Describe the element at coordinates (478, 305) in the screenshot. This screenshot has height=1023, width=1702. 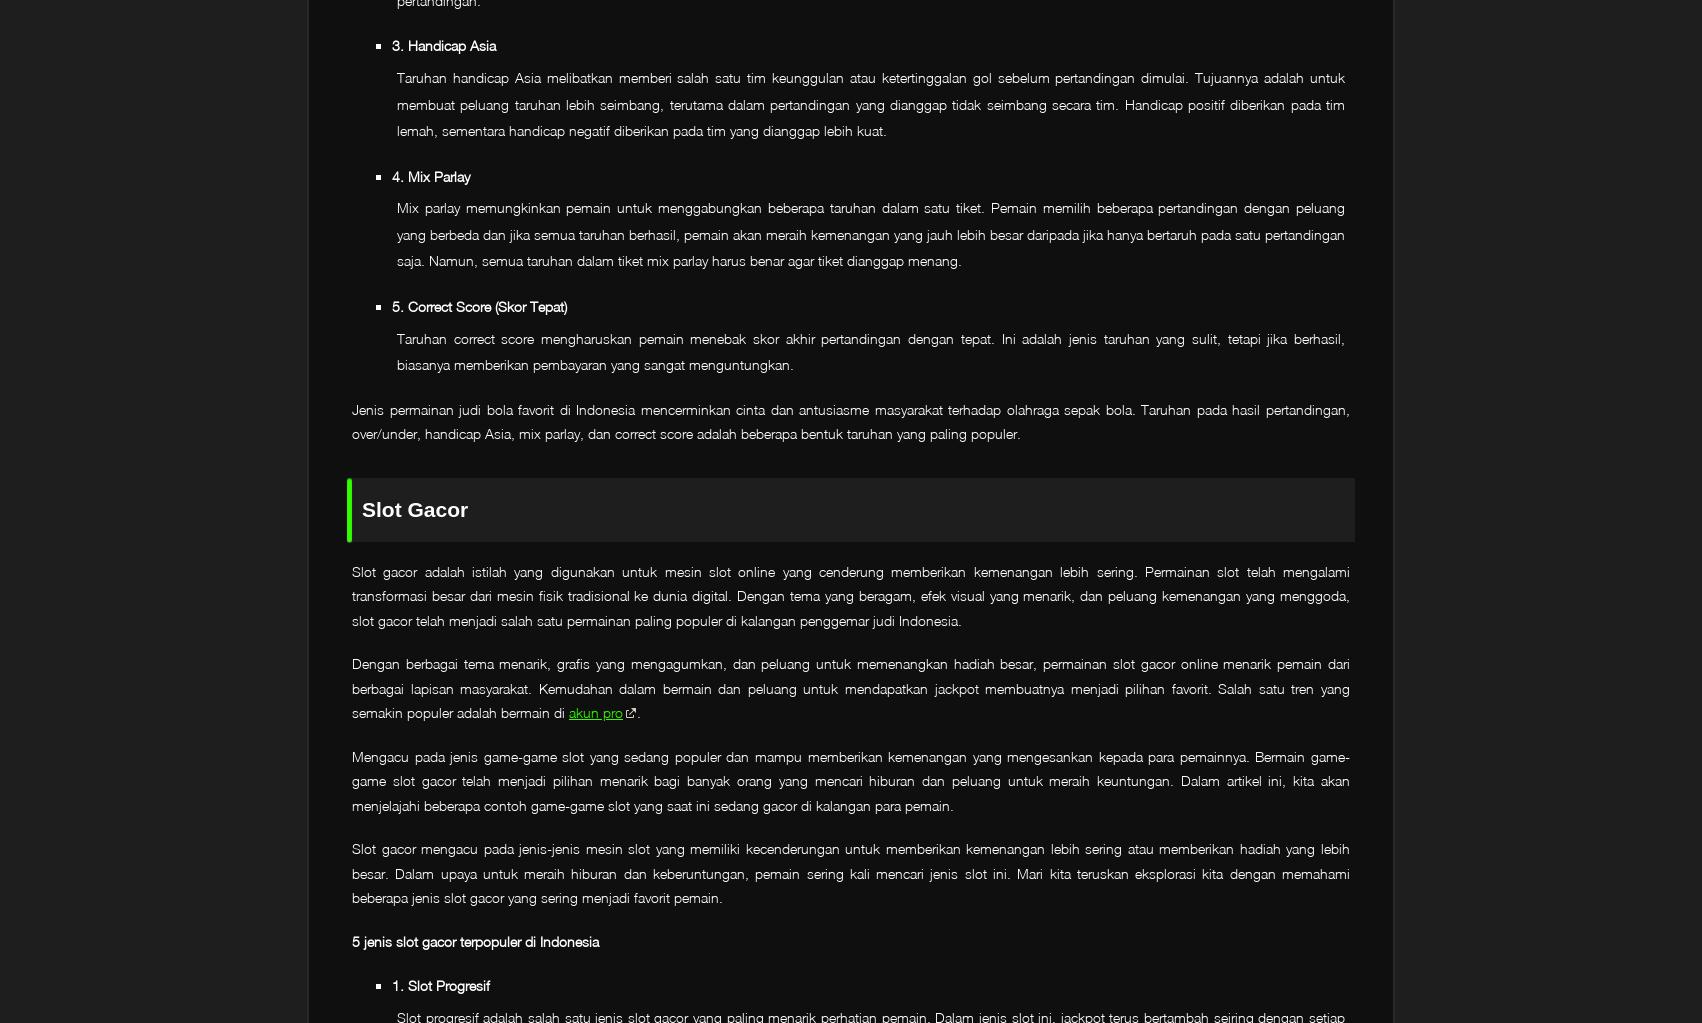
I see `'5. Correct Score (Skor Tepat)'` at that location.